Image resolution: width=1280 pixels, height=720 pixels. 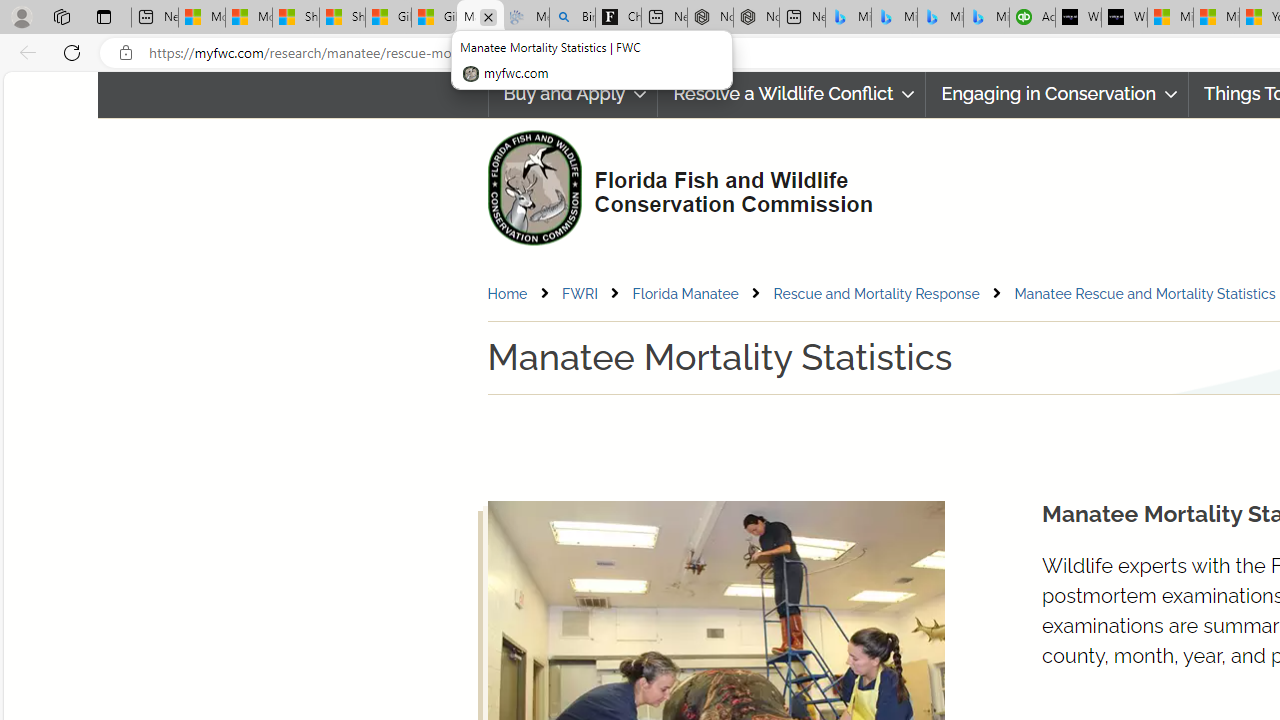 What do you see at coordinates (578, 293) in the screenshot?
I see `'FWRI'` at bounding box center [578, 293].